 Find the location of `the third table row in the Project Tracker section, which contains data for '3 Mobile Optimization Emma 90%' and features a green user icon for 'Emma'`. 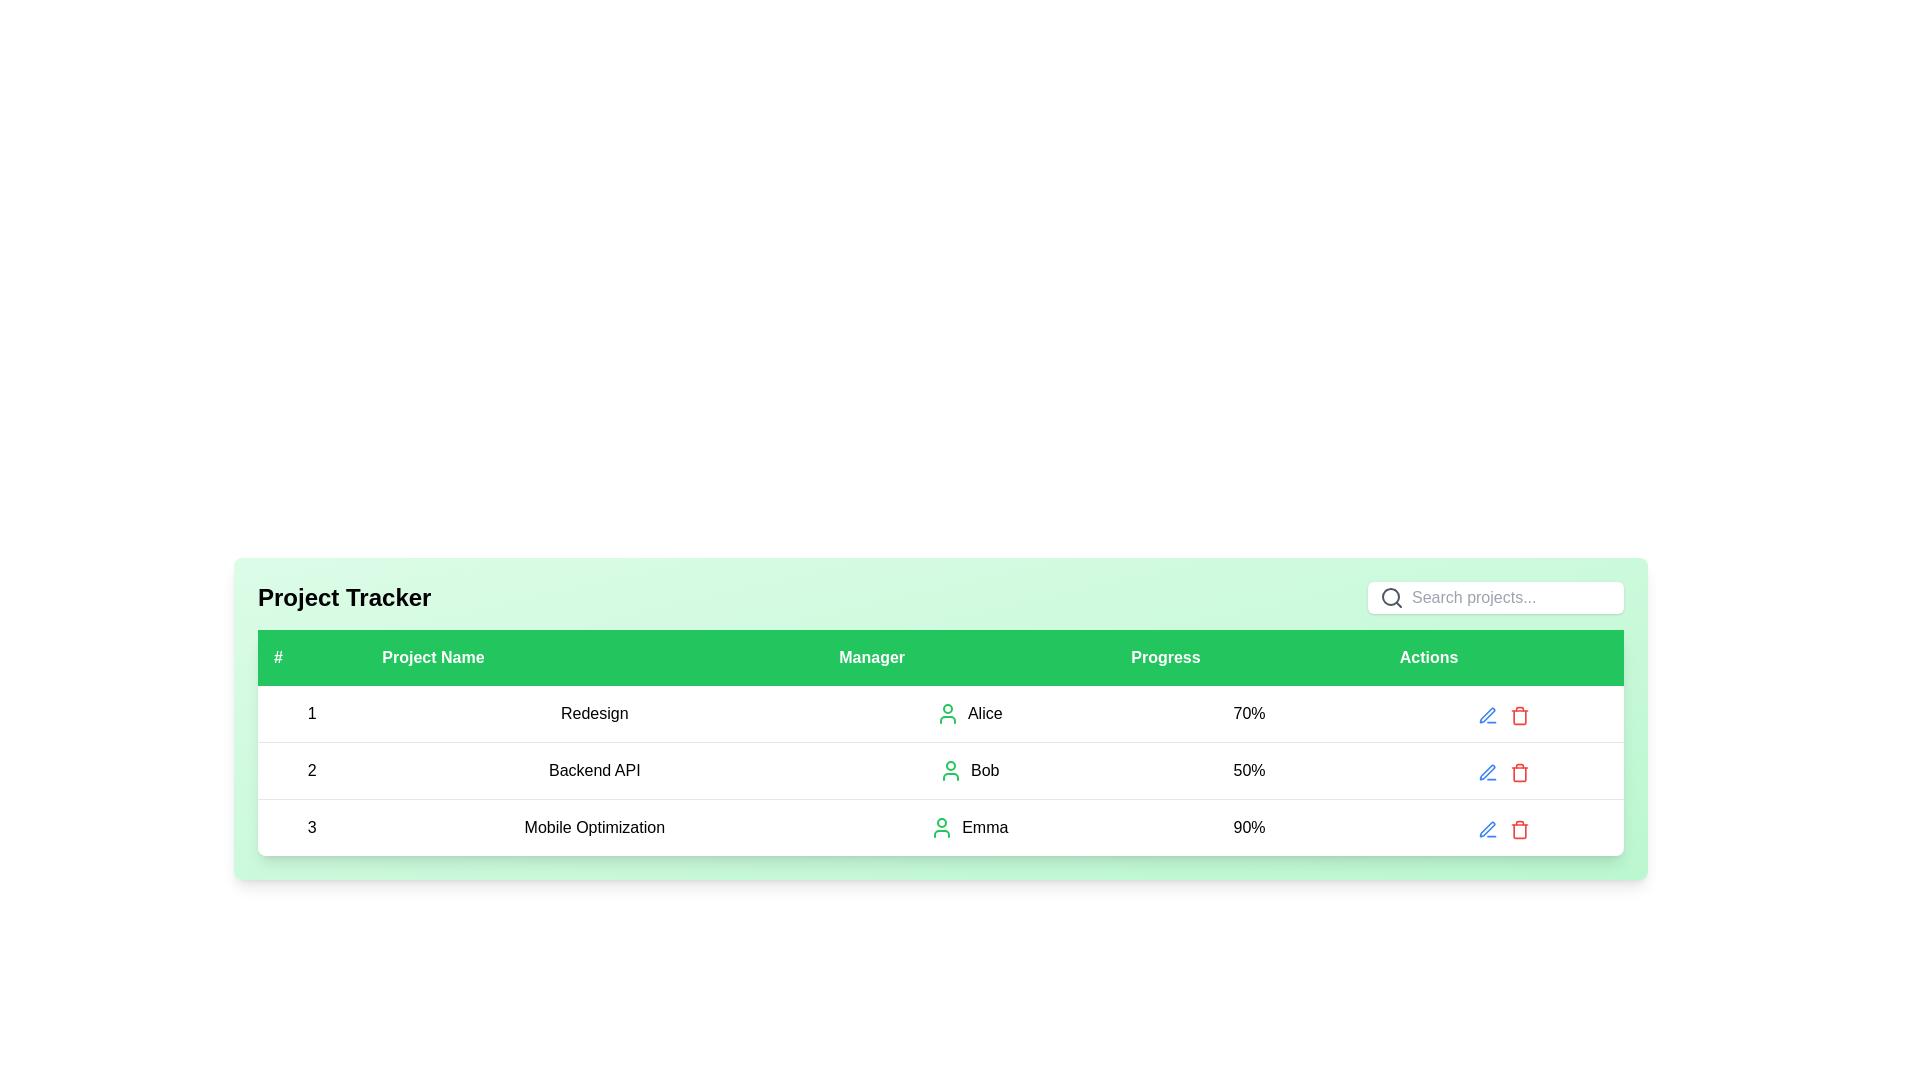

the third table row in the Project Tracker section, which contains data for '3 Mobile Optimization Emma 90%' and features a green user icon for 'Emma' is located at coordinates (939, 827).